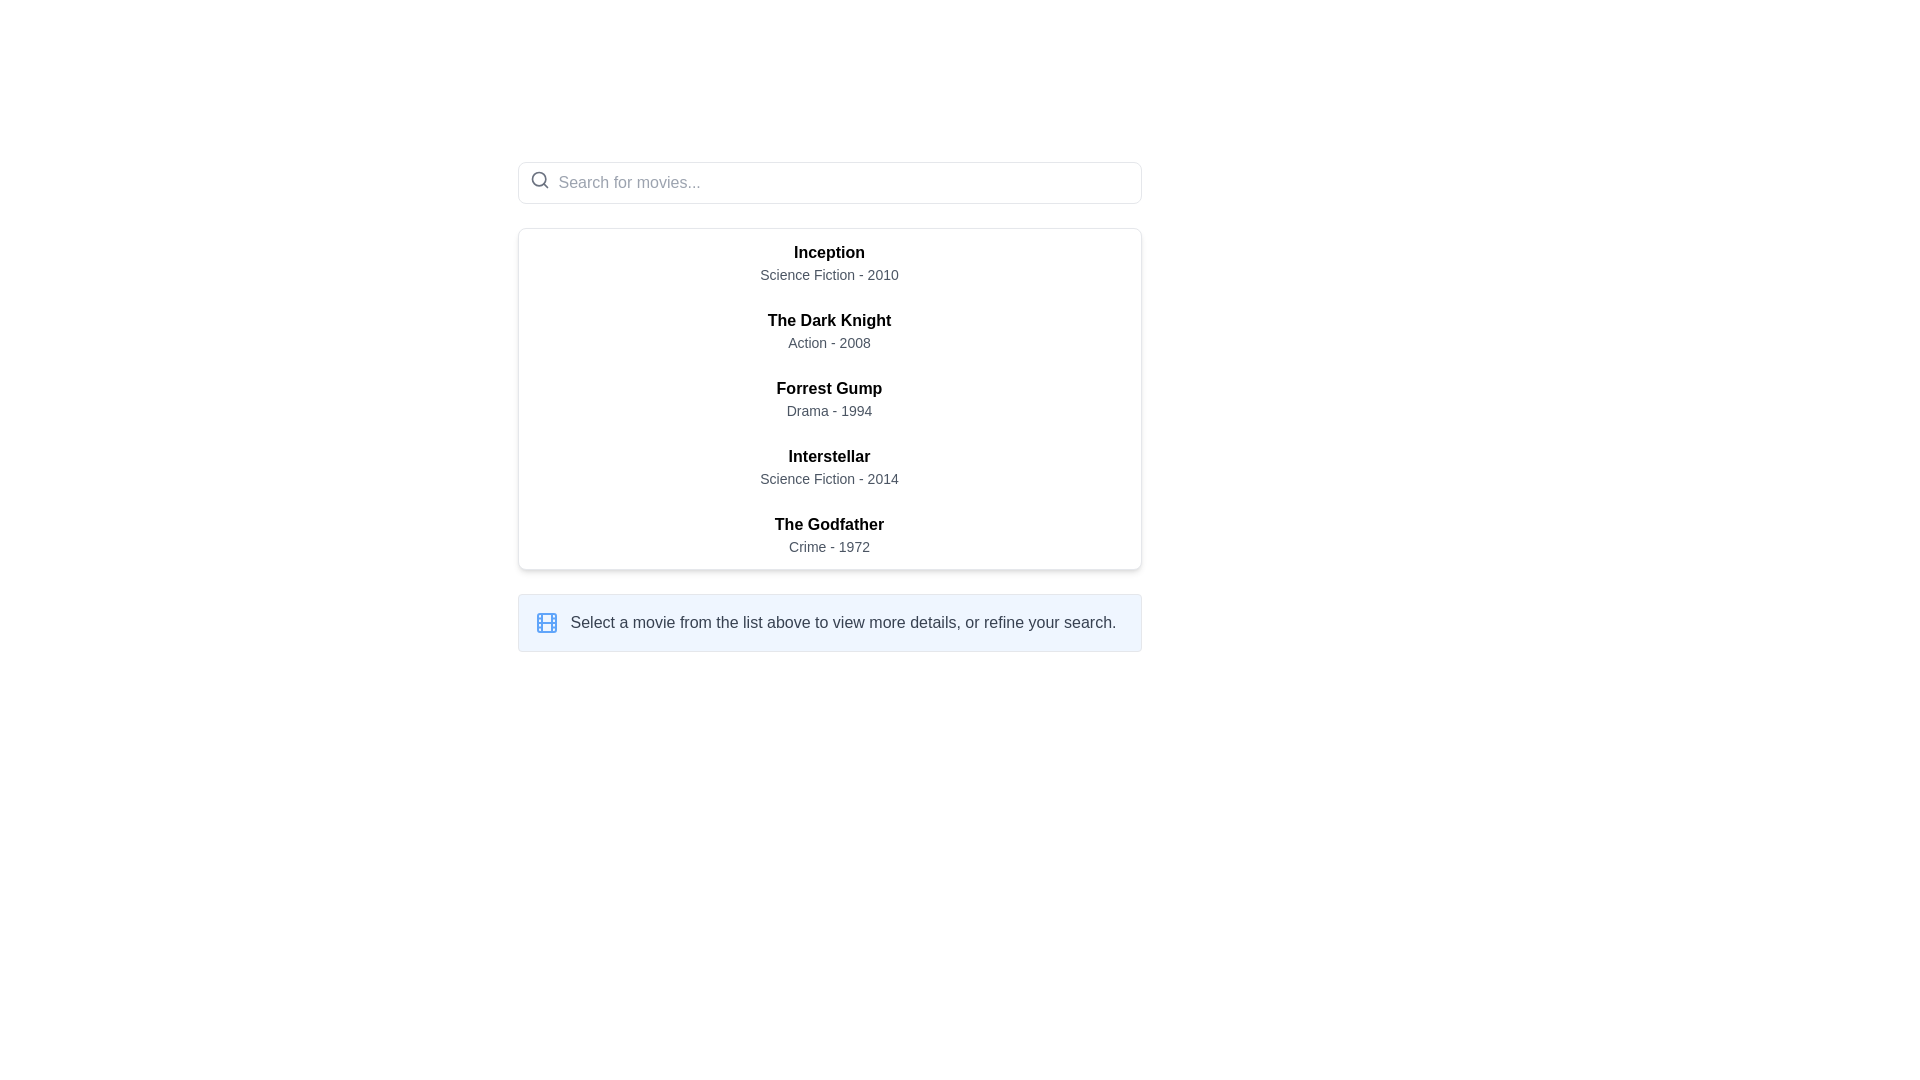 The width and height of the screenshot is (1920, 1080). Describe the element at coordinates (843, 622) in the screenshot. I see `the textual message that reads 'Select a movie from the list above` at that location.